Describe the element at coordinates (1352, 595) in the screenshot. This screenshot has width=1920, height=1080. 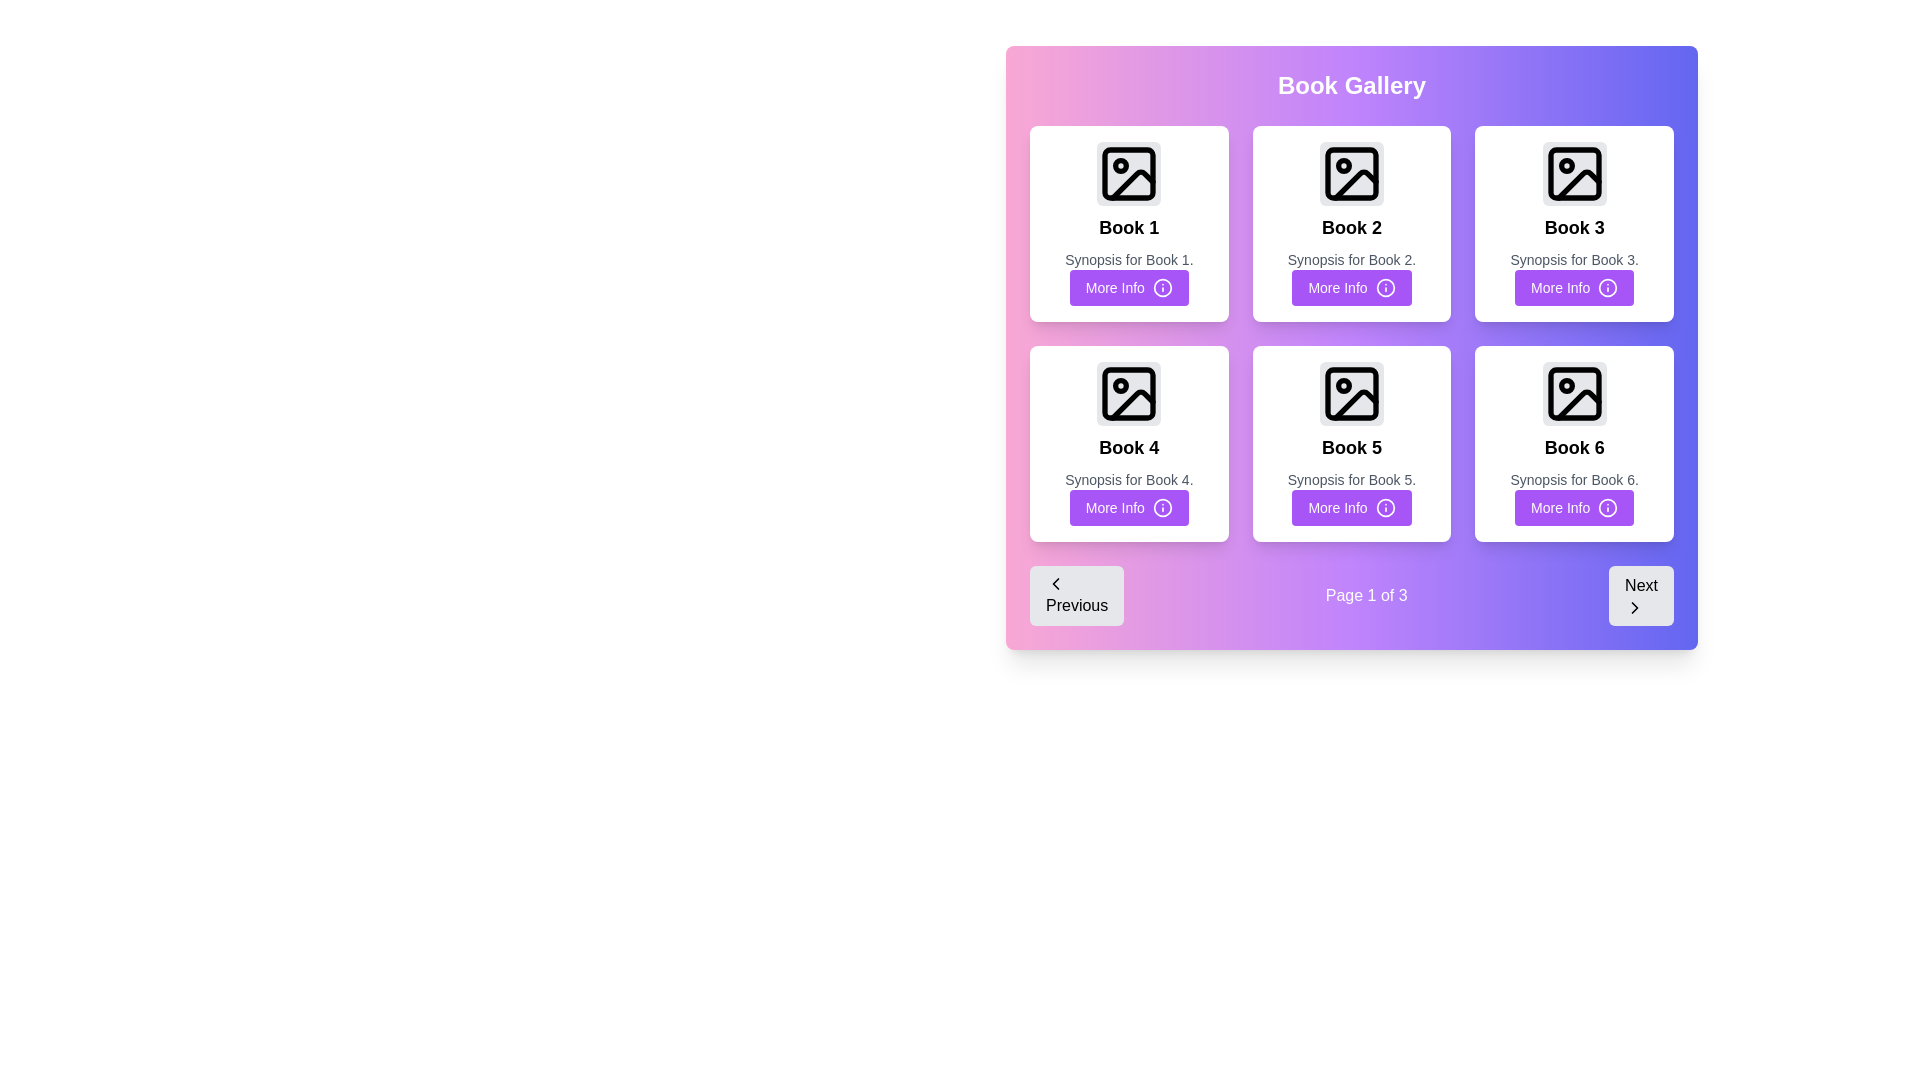
I see `page indicator text from the Pagination bar located at the bottom of the 'Book Gallery' section, which shows the current page number and total pages` at that location.